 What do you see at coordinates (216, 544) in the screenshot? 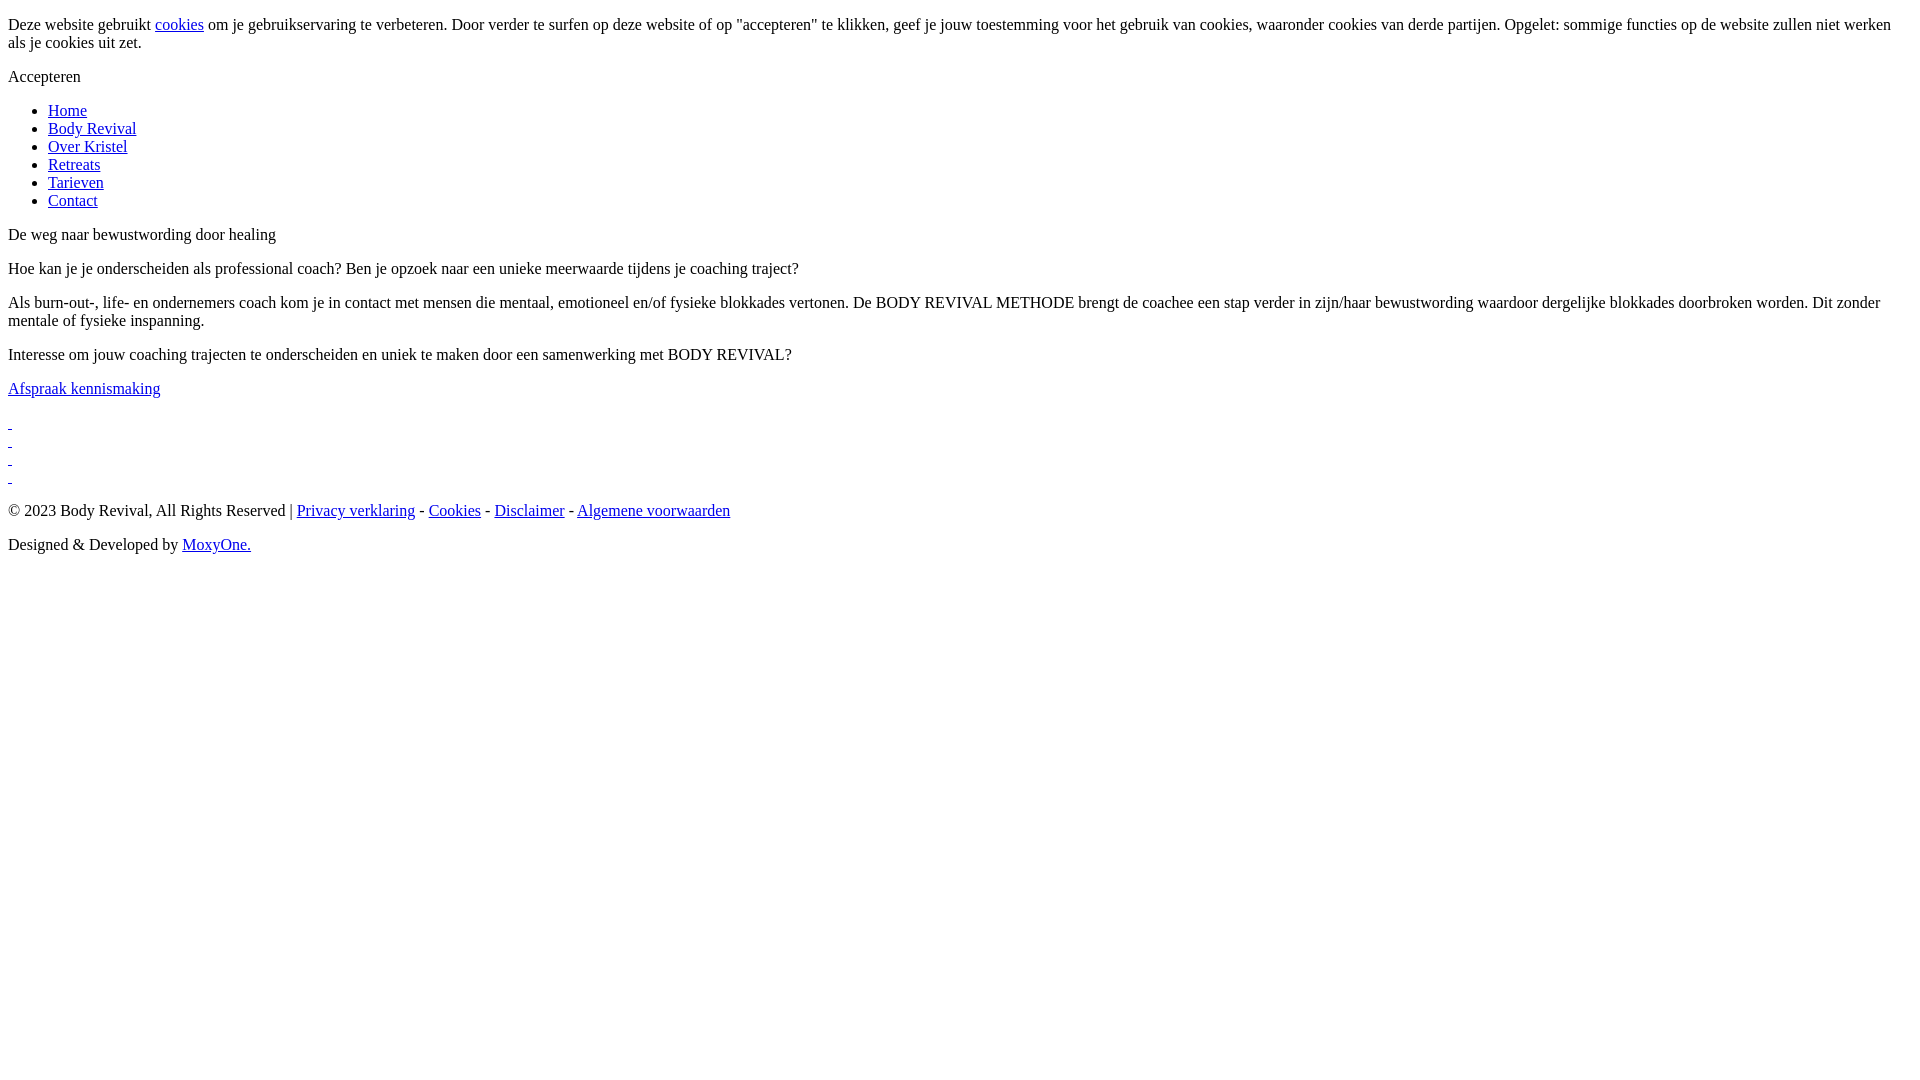
I see `'MoxyOne.'` at bounding box center [216, 544].